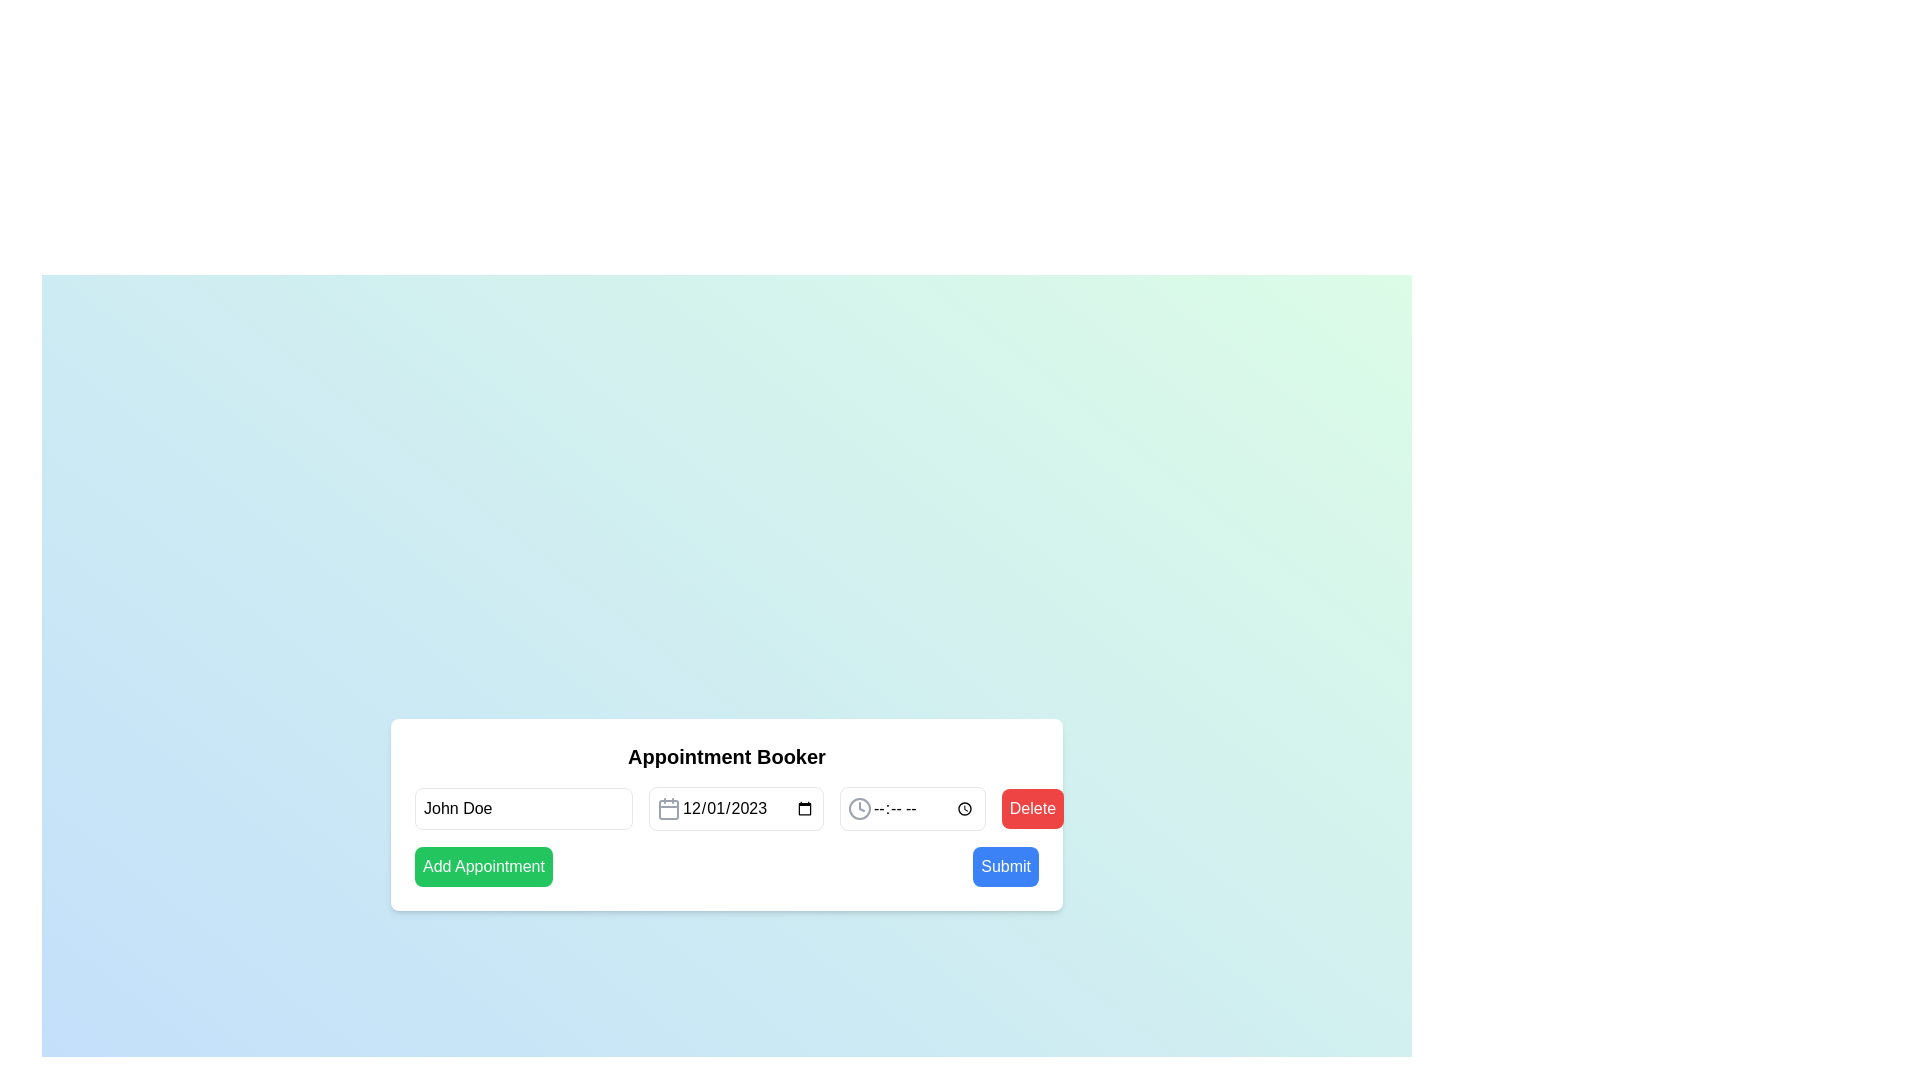 This screenshot has width=1920, height=1080. Describe the element at coordinates (735, 808) in the screenshot. I see `the calendar icon of the Date input field` at that location.